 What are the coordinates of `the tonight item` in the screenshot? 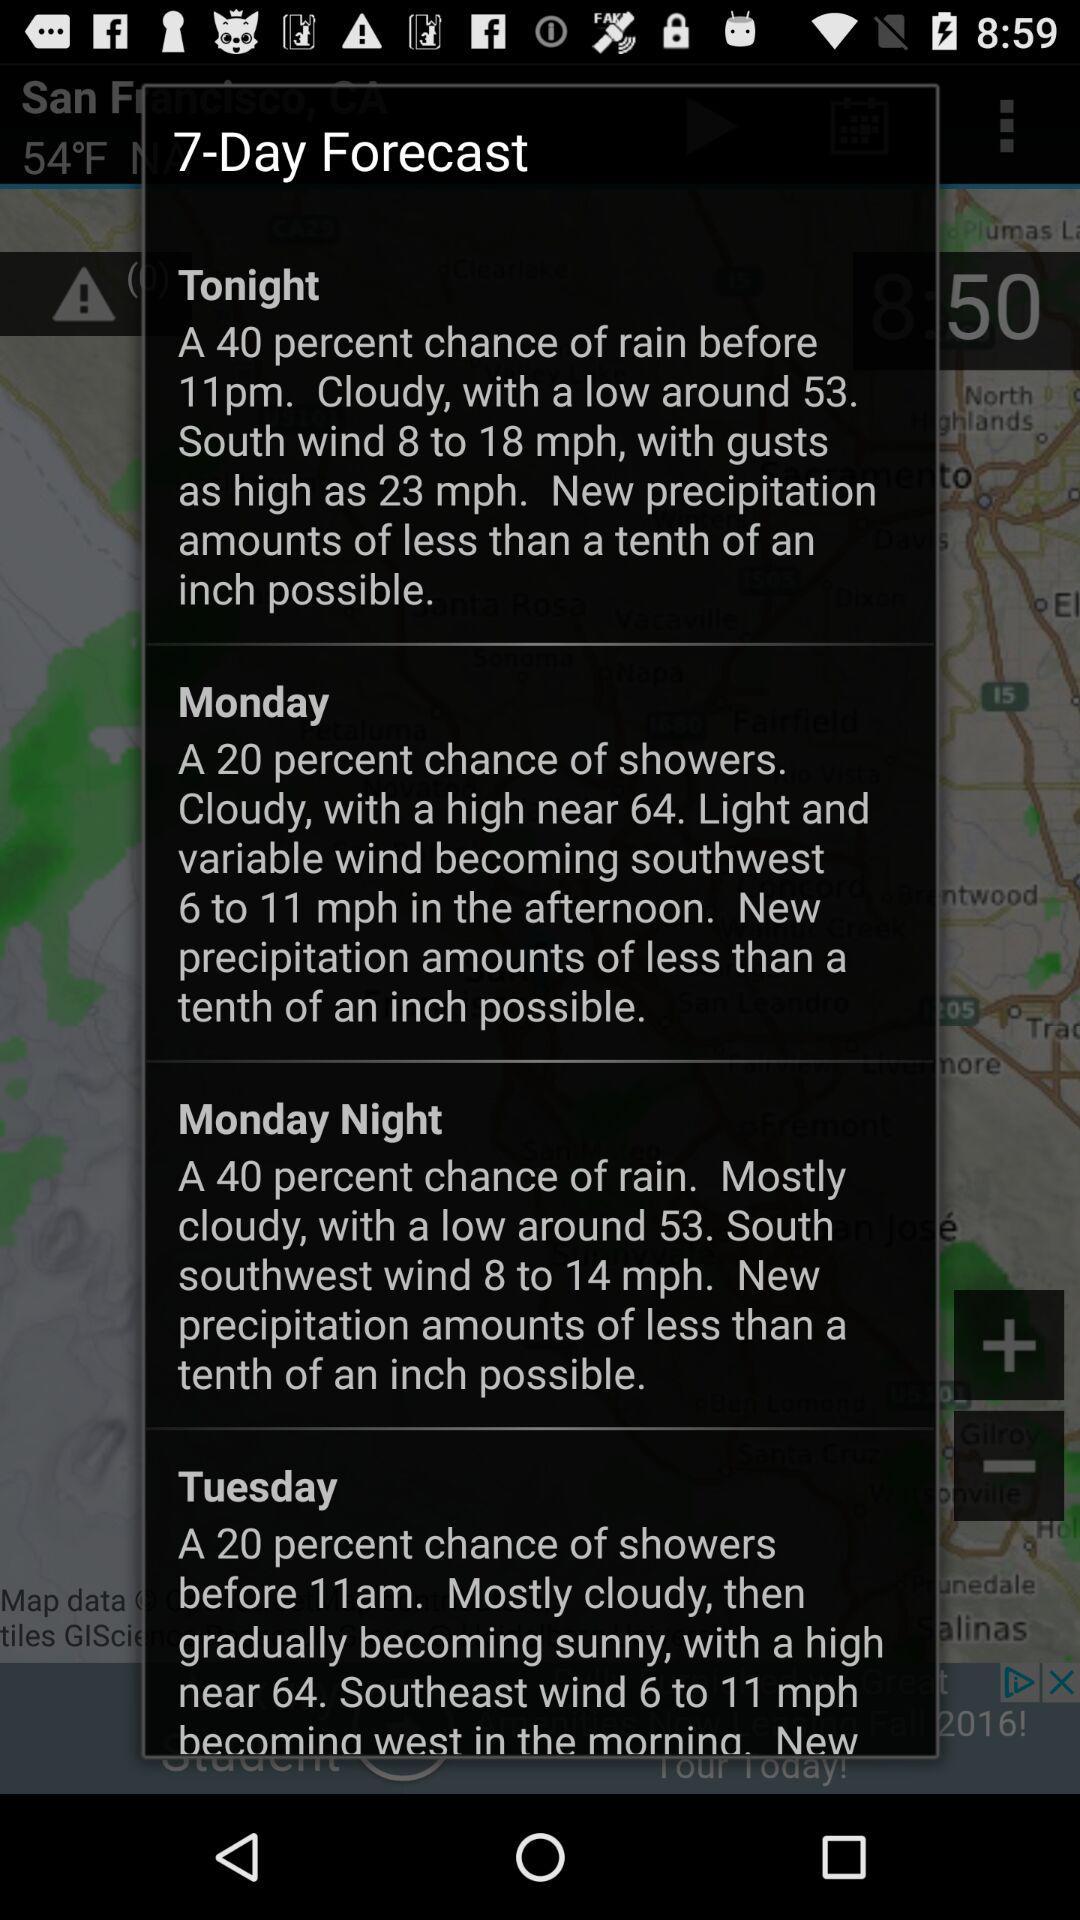 It's located at (247, 282).